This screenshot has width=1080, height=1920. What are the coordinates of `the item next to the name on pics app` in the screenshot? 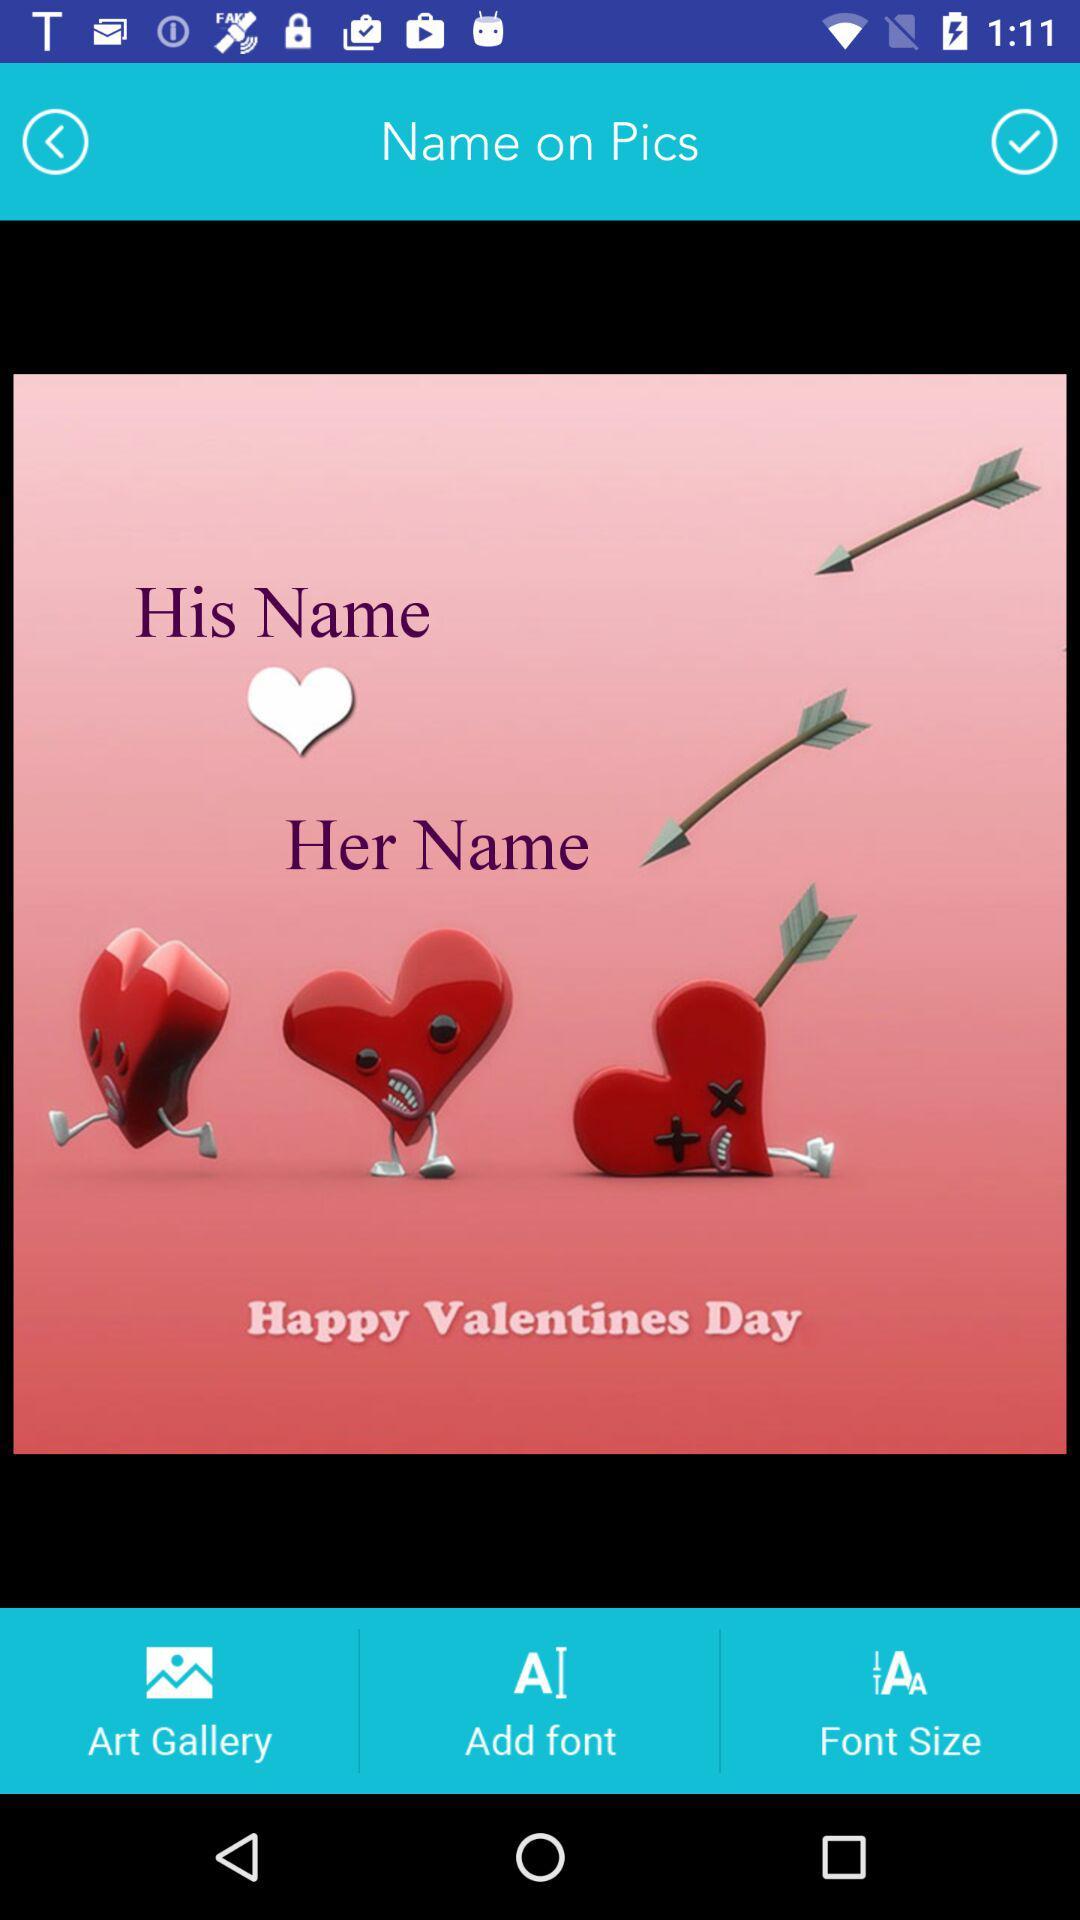 It's located at (54, 140).